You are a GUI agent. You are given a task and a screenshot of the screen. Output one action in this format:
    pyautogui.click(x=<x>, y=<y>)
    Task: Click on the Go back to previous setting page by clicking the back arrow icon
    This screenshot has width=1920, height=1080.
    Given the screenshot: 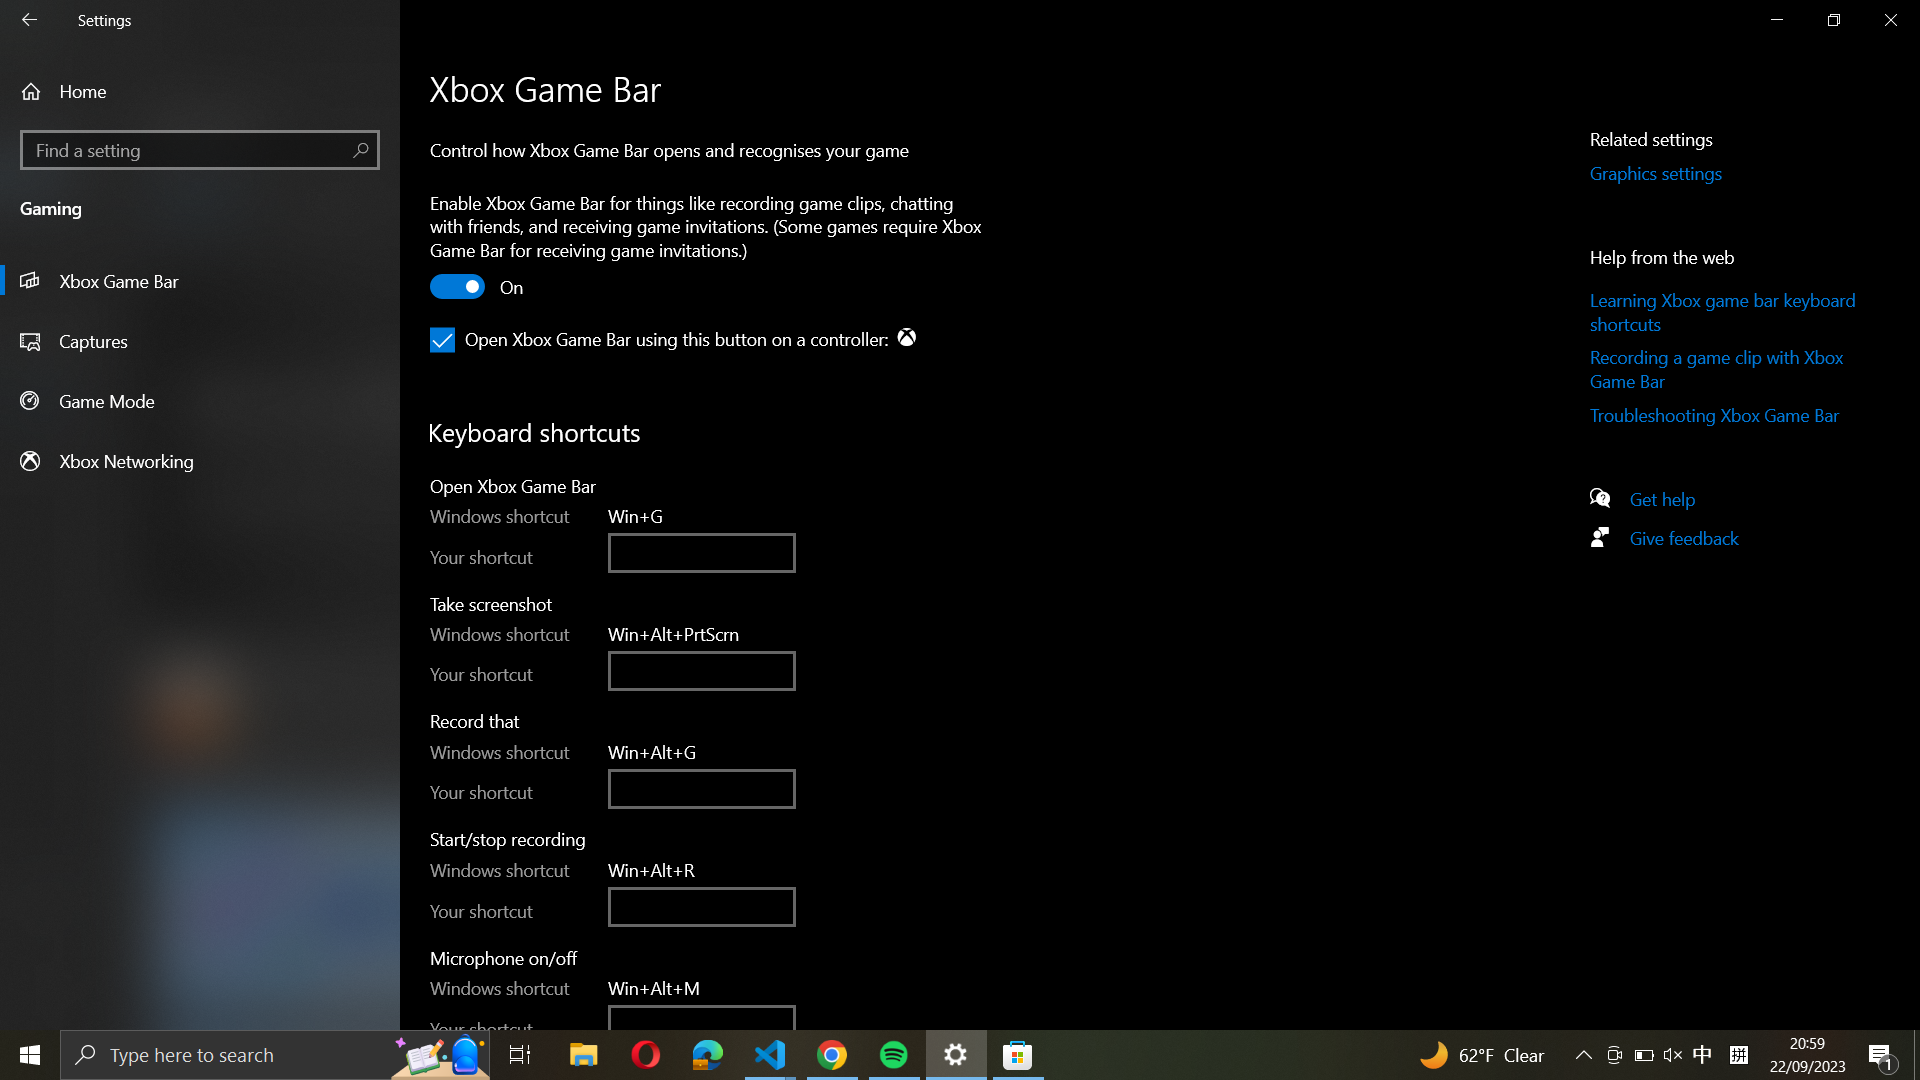 What is the action you would take?
    pyautogui.click(x=32, y=21)
    